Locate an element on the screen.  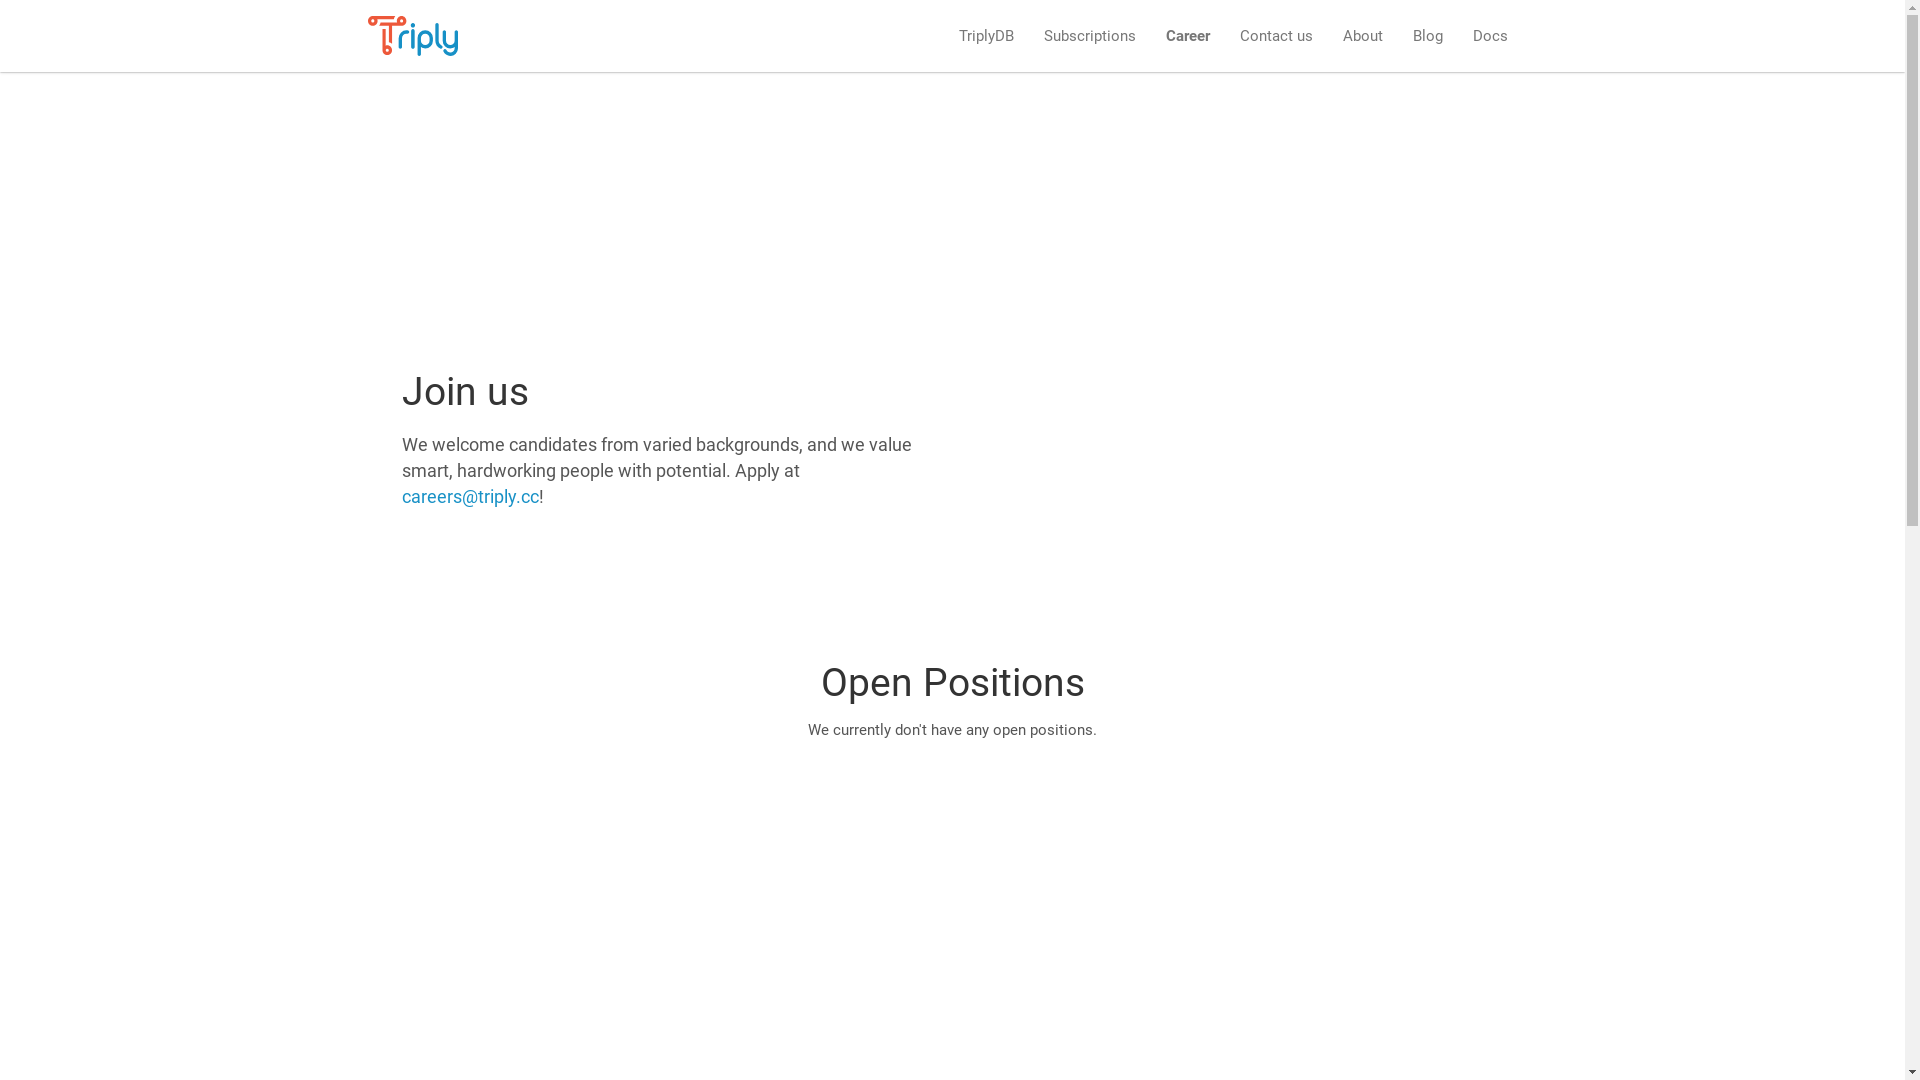
'Subscriptions' is located at coordinates (1088, 35).